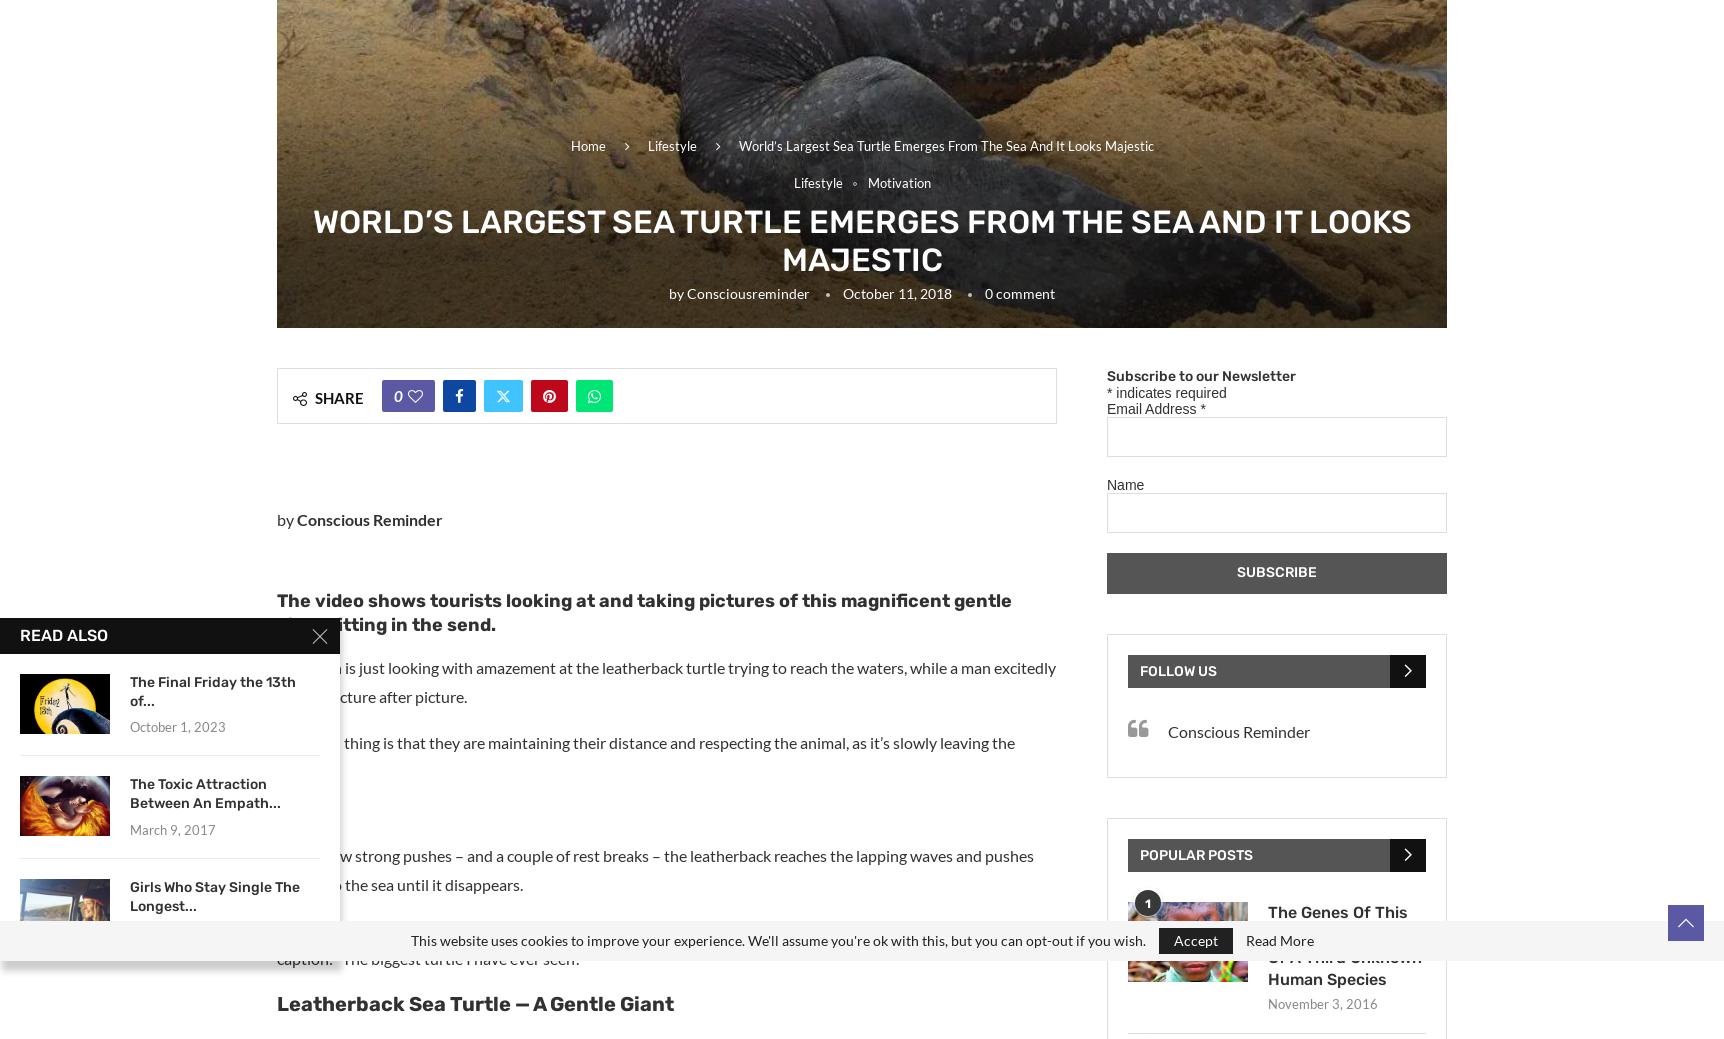 The height and width of the screenshot is (1039, 1724). What do you see at coordinates (587, 144) in the screenshot?
I see `'Home'` at bounding box center [587, 144].